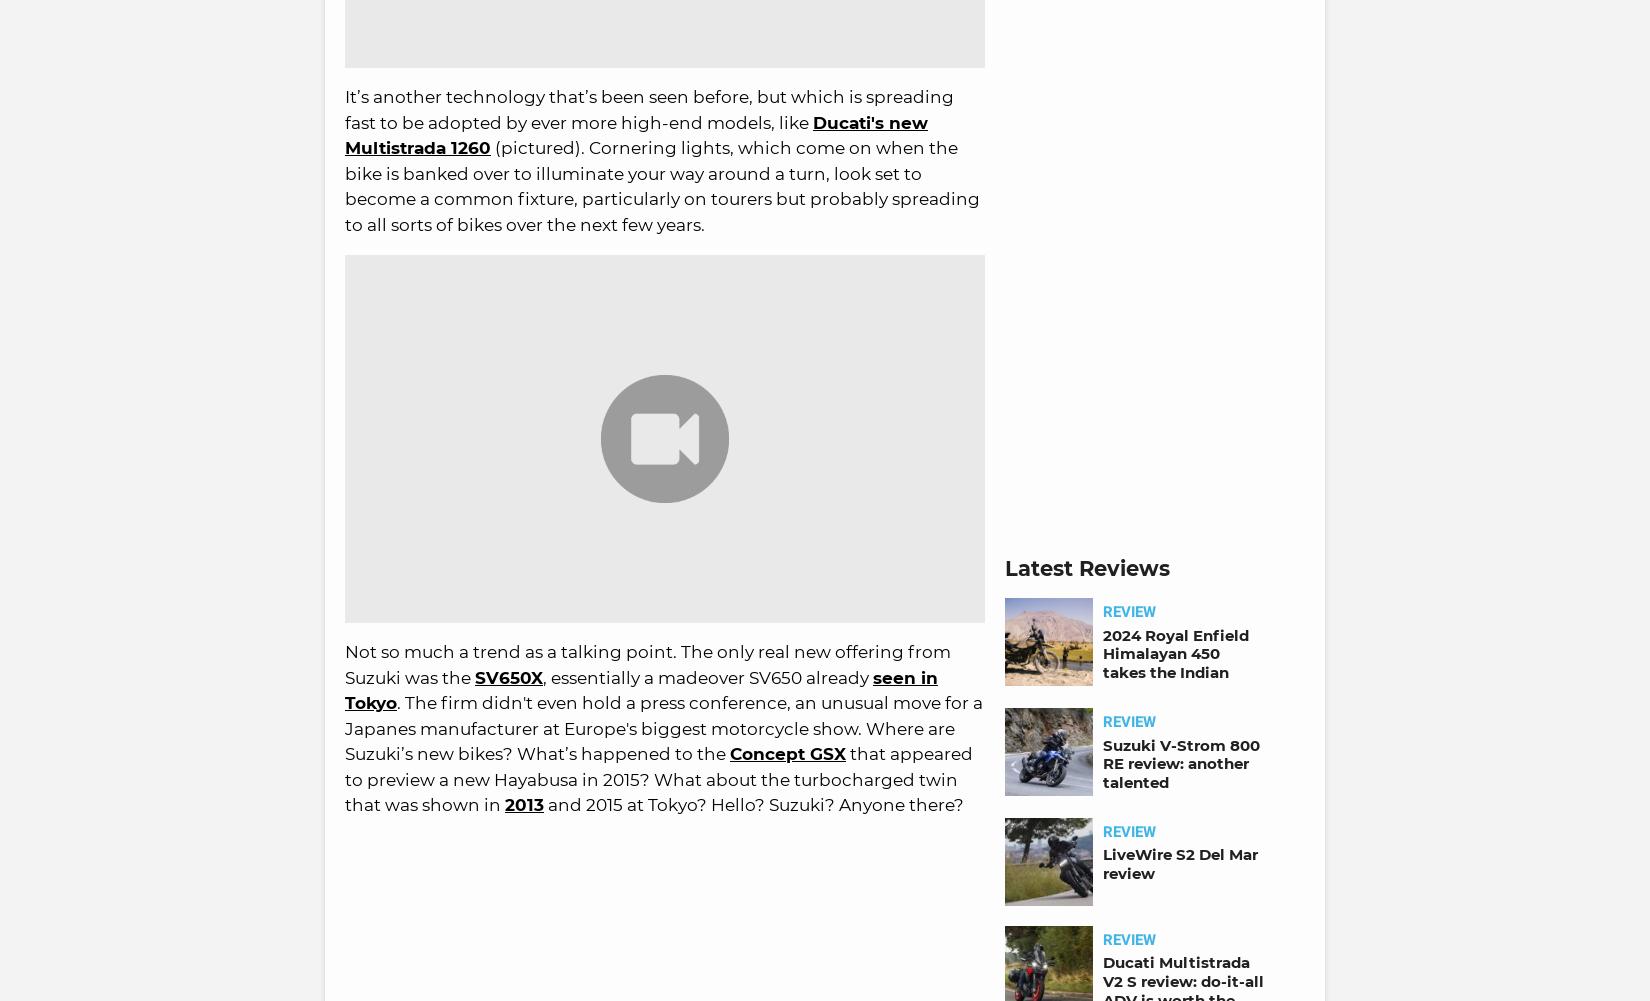 This screenshot has height=1001, width=1650. Describe the element at coordinates (1103, 772) in the screenshot. I see `'Suzuki V-Strom 800 RE review: another talented middleweight ADV'` at that location.